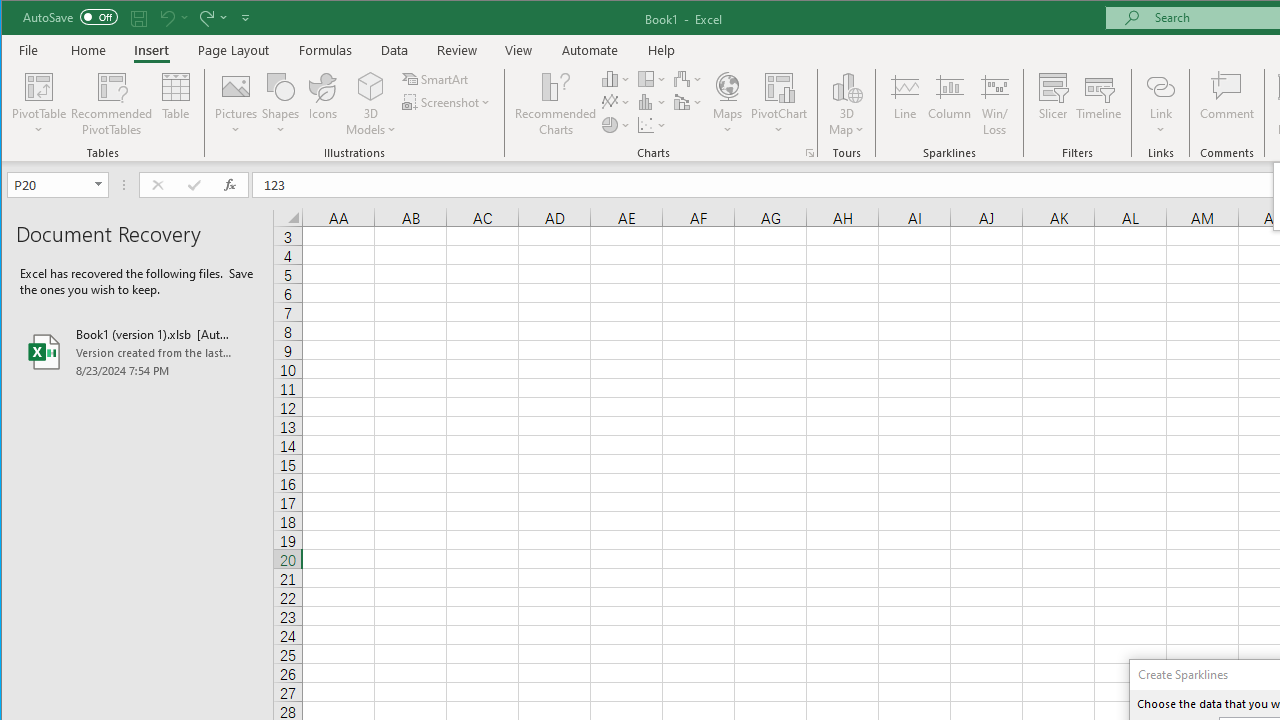 Image resolution: width=1280 pixels, height=720 pixels. I want to click on 'Pictures', so click(236, 104).